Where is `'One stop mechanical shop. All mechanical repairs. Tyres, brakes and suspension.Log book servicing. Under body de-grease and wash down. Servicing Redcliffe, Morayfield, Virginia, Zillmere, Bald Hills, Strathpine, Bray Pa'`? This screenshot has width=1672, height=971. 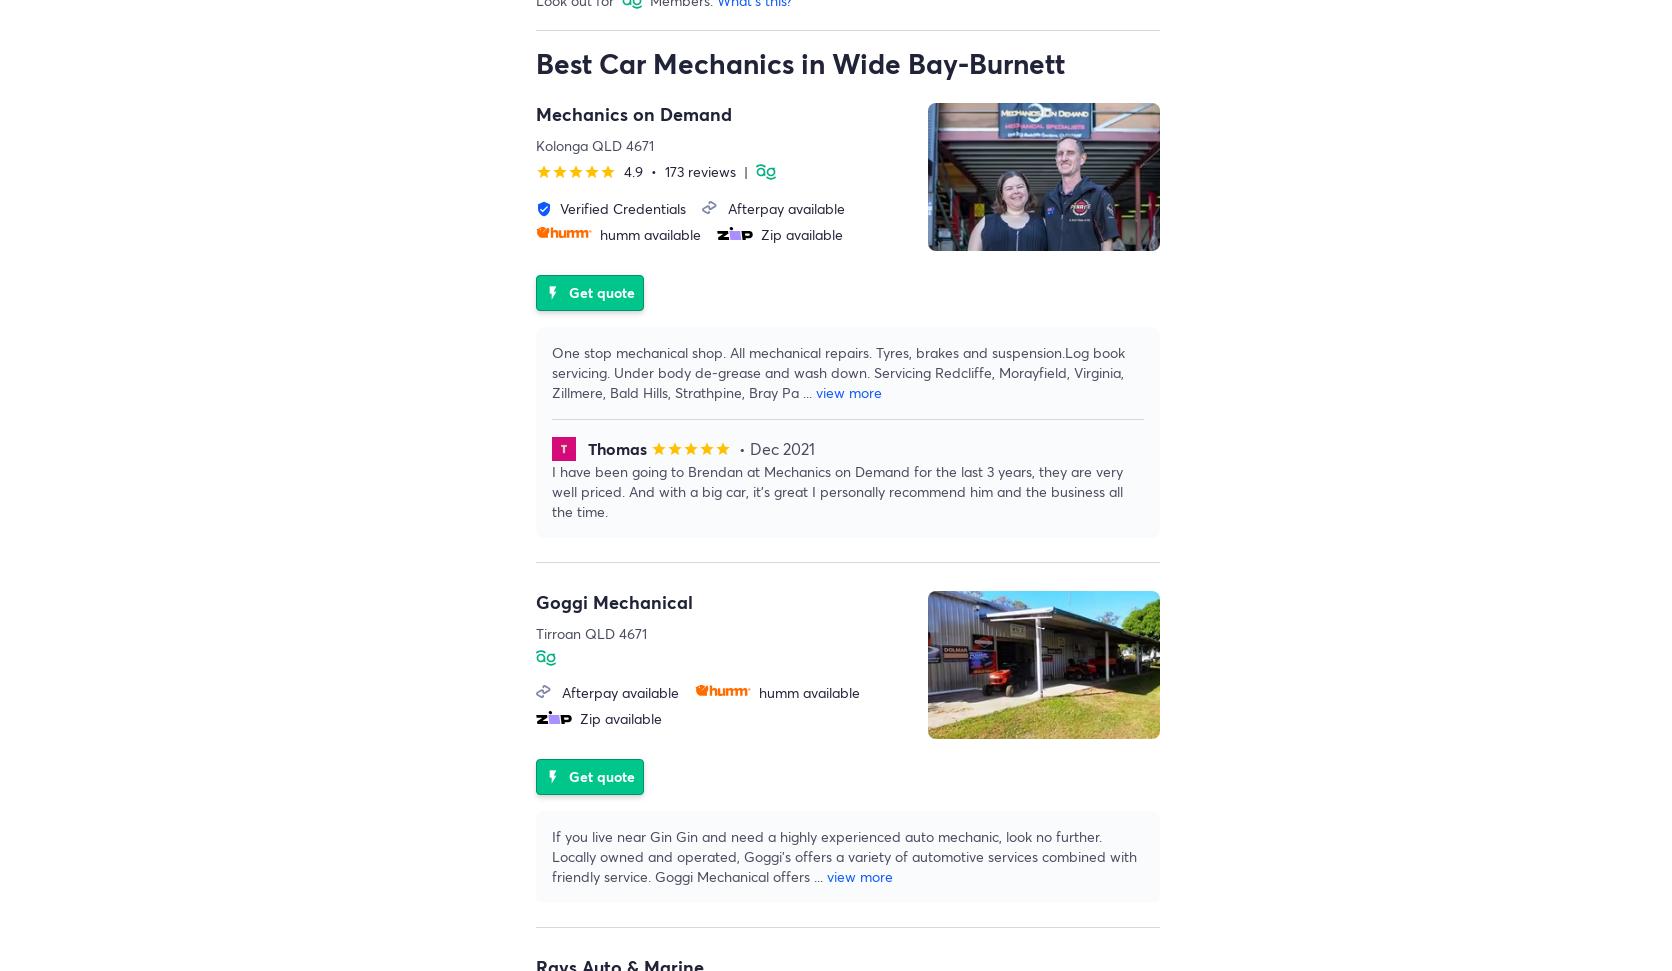
'One stop mechanical shop. All mechanical repairs. Tyres, brakes and suspension.Log book servicing. Under body de-grease and wash down. Servicing Redcliffe, Morayfield, Virginia, Zillmere, Bald Hills, Strathpine, Bray Pa' is located at coordinates (550, 372).